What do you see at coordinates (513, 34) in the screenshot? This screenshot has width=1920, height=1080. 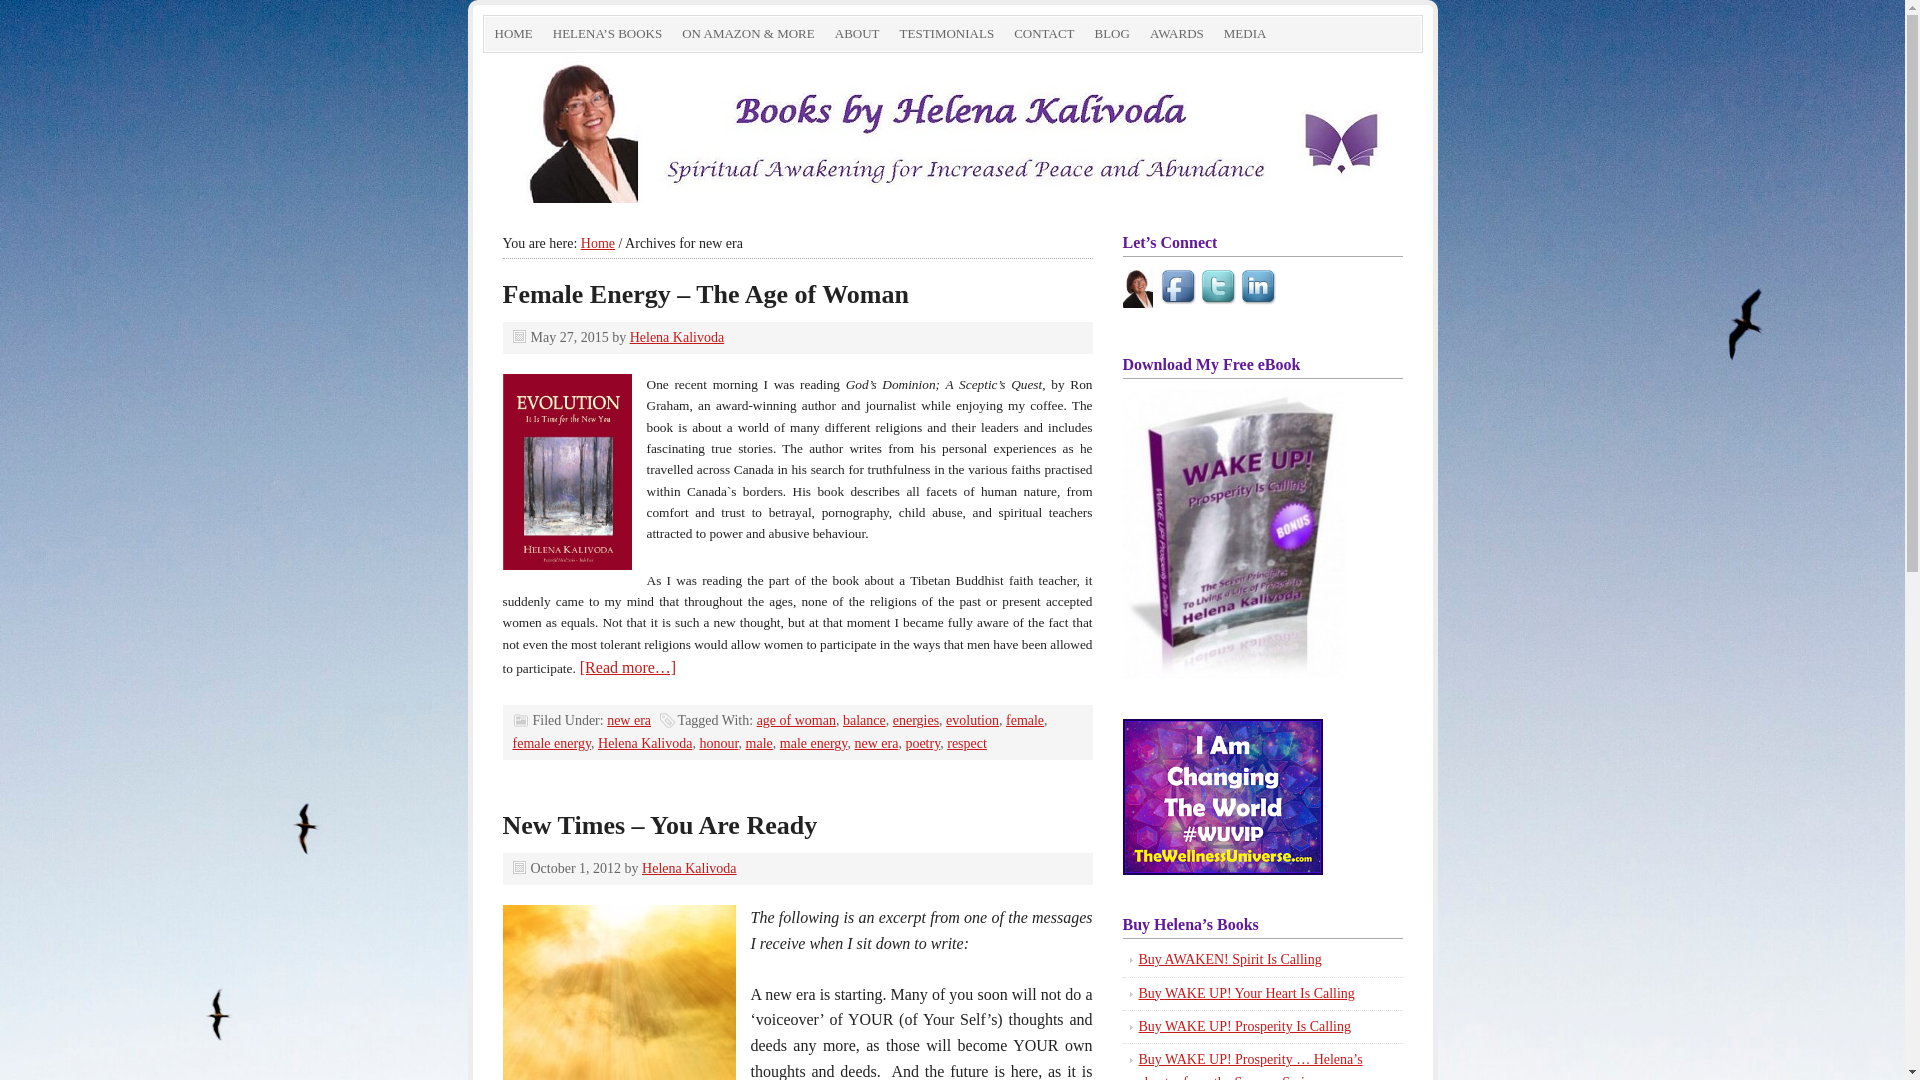 I see `'HOME'` at bounding box center [513, 34].